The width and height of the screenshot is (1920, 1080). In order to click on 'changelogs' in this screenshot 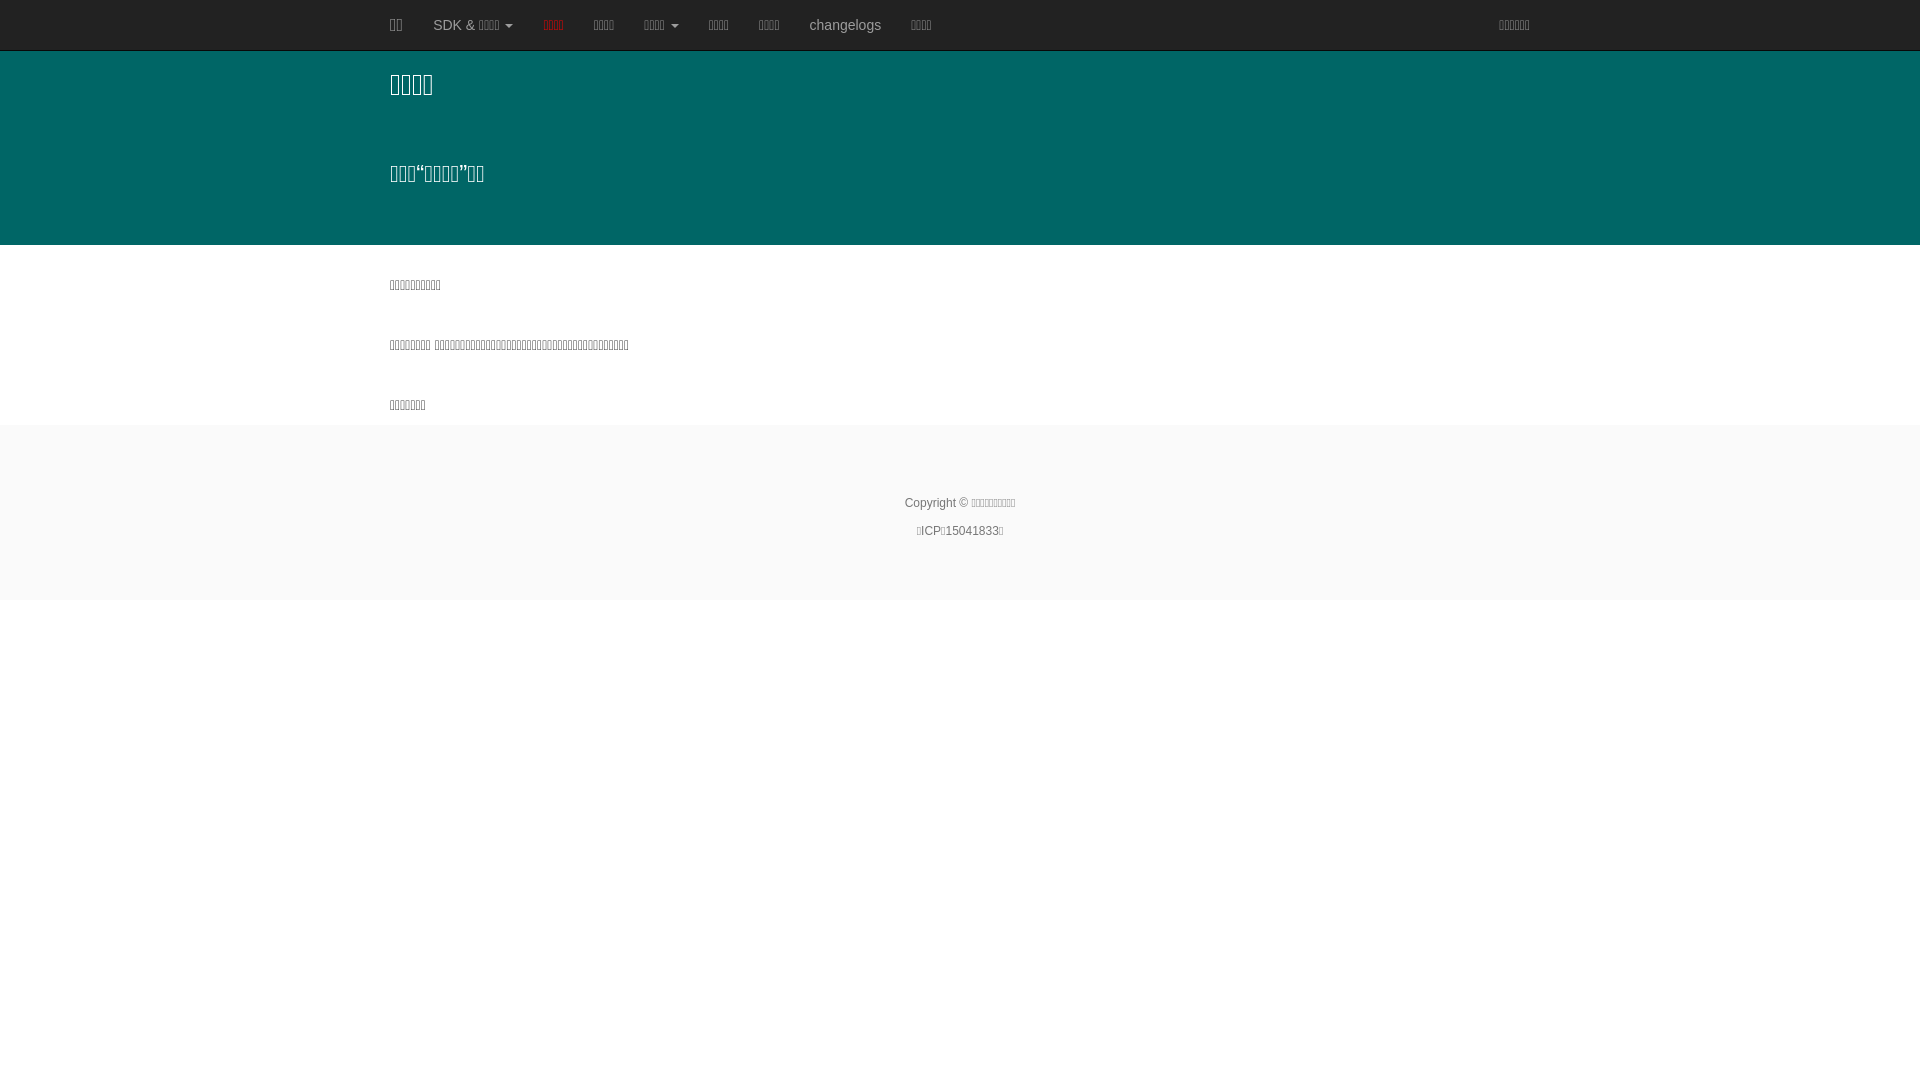, I will do `click(845, 24)`.